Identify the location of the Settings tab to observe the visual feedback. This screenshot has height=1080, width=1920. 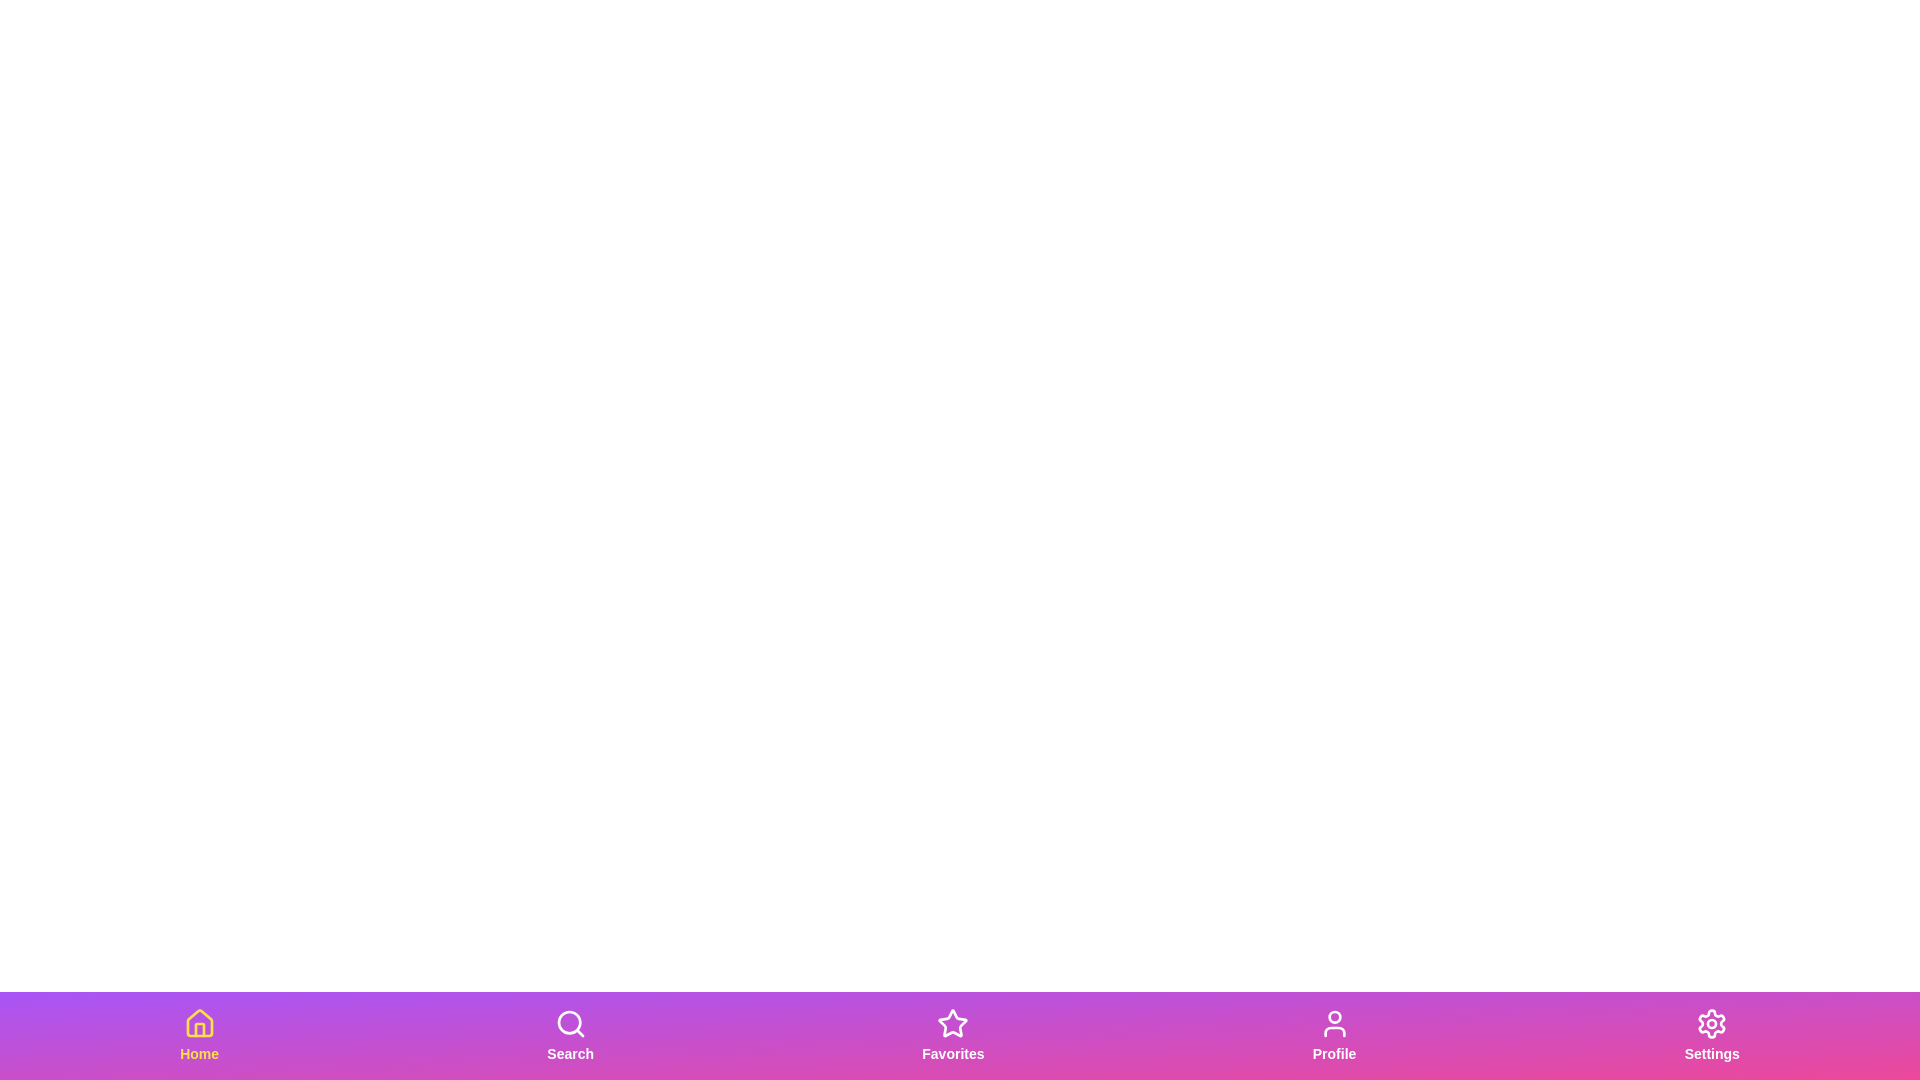
(1711, 1035).